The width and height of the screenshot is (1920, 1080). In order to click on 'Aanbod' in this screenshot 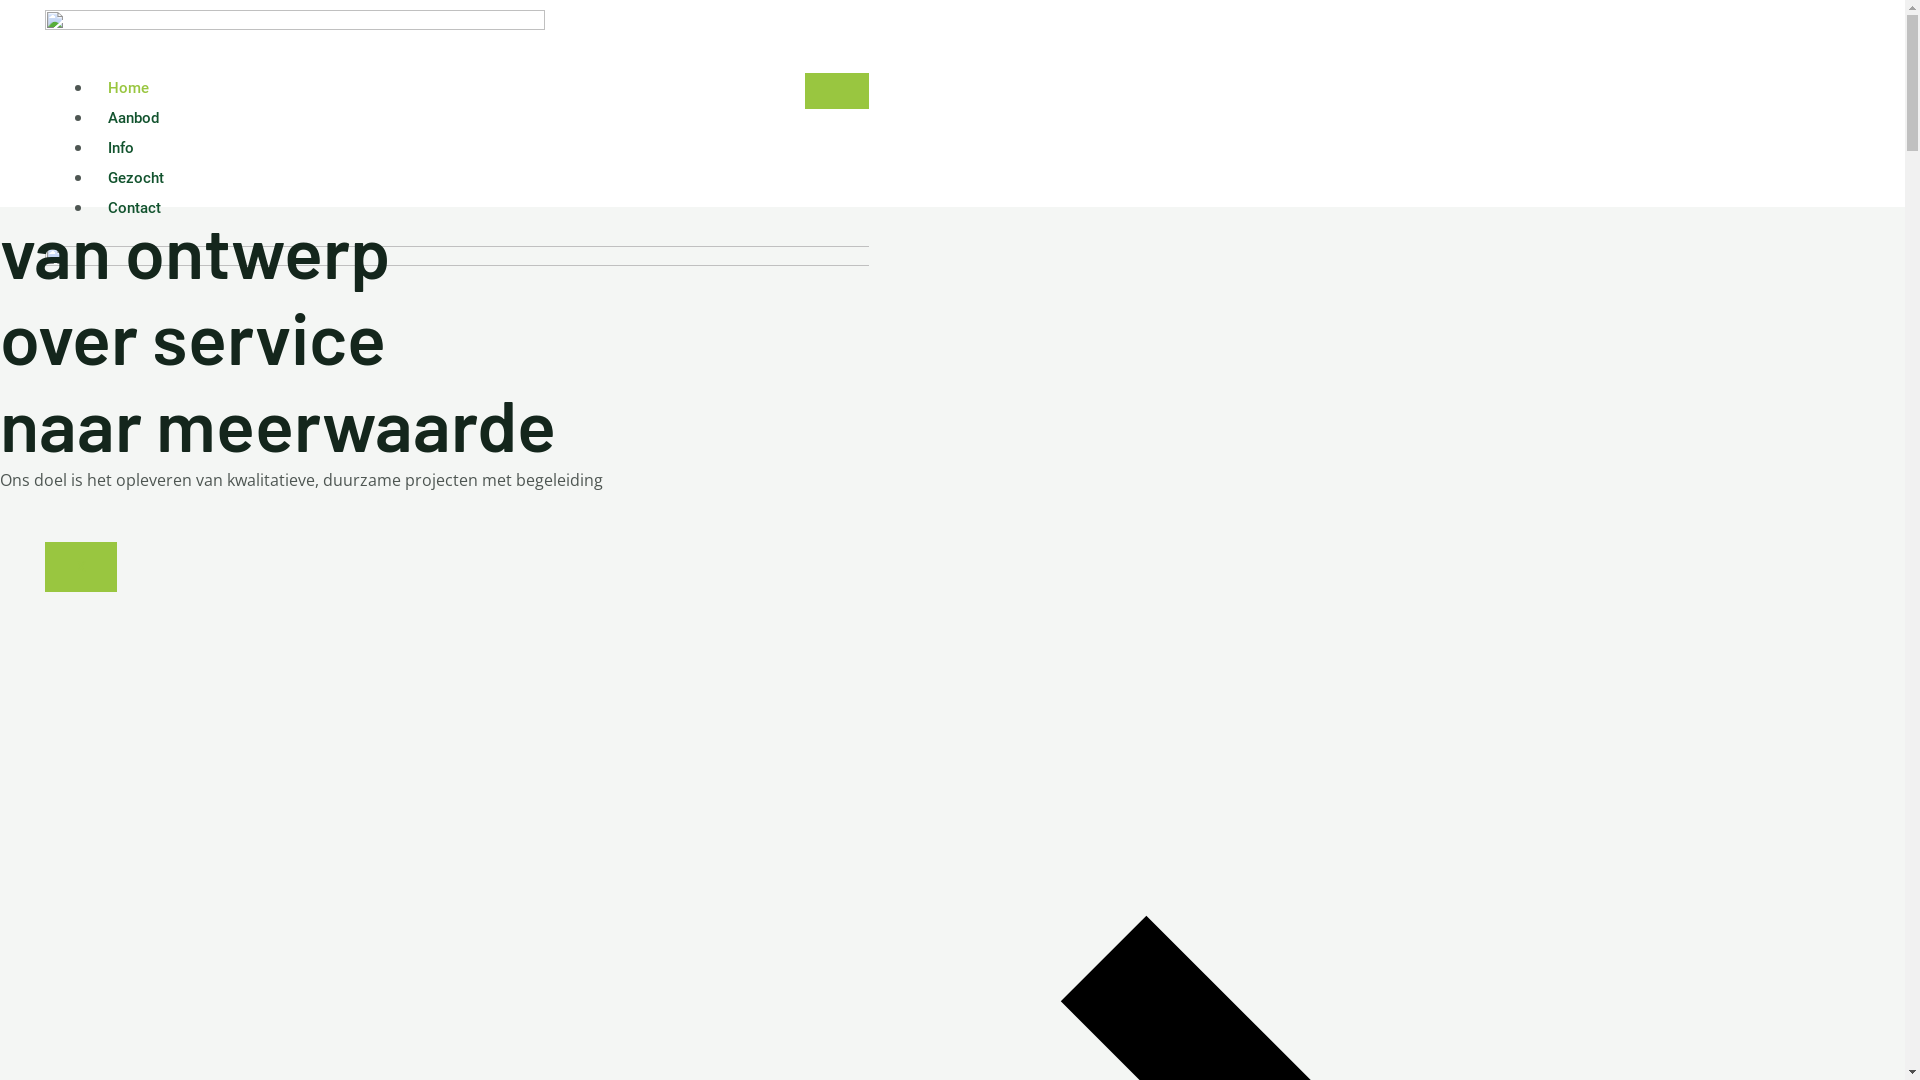, I will do `click(91, 118)`.